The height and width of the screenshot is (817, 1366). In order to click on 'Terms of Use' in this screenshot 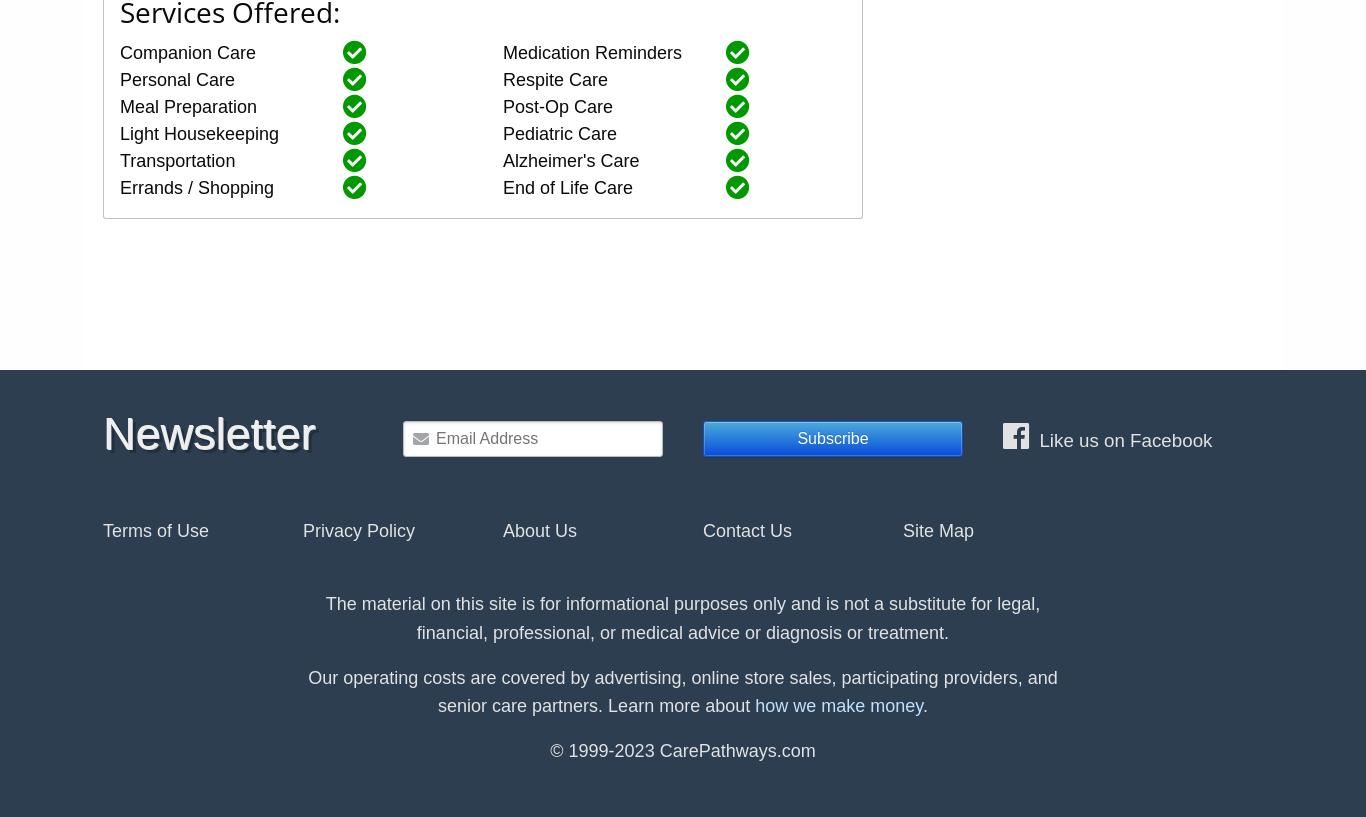, I will do `click(102, 528)`.